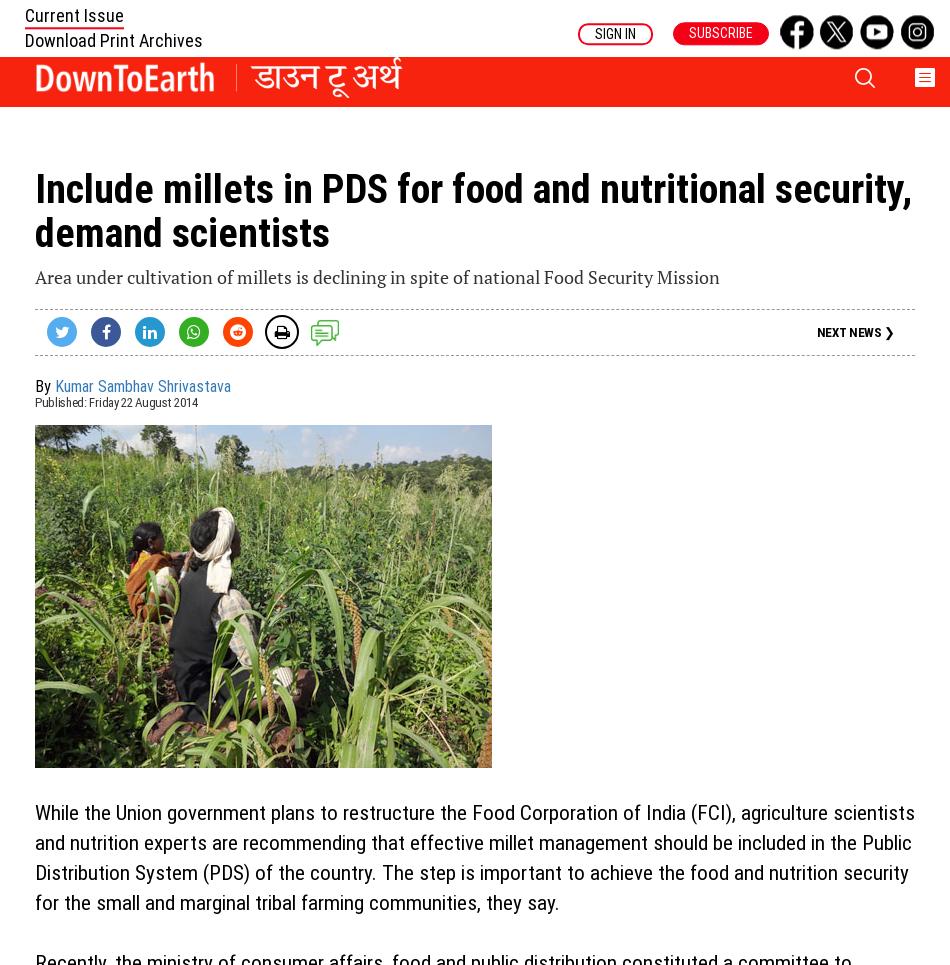 The height and width of the screenshot is (965, 950). Describe the element at coordinates (74, 13) in the screenshot. I see `'Current Issue'` at that location.